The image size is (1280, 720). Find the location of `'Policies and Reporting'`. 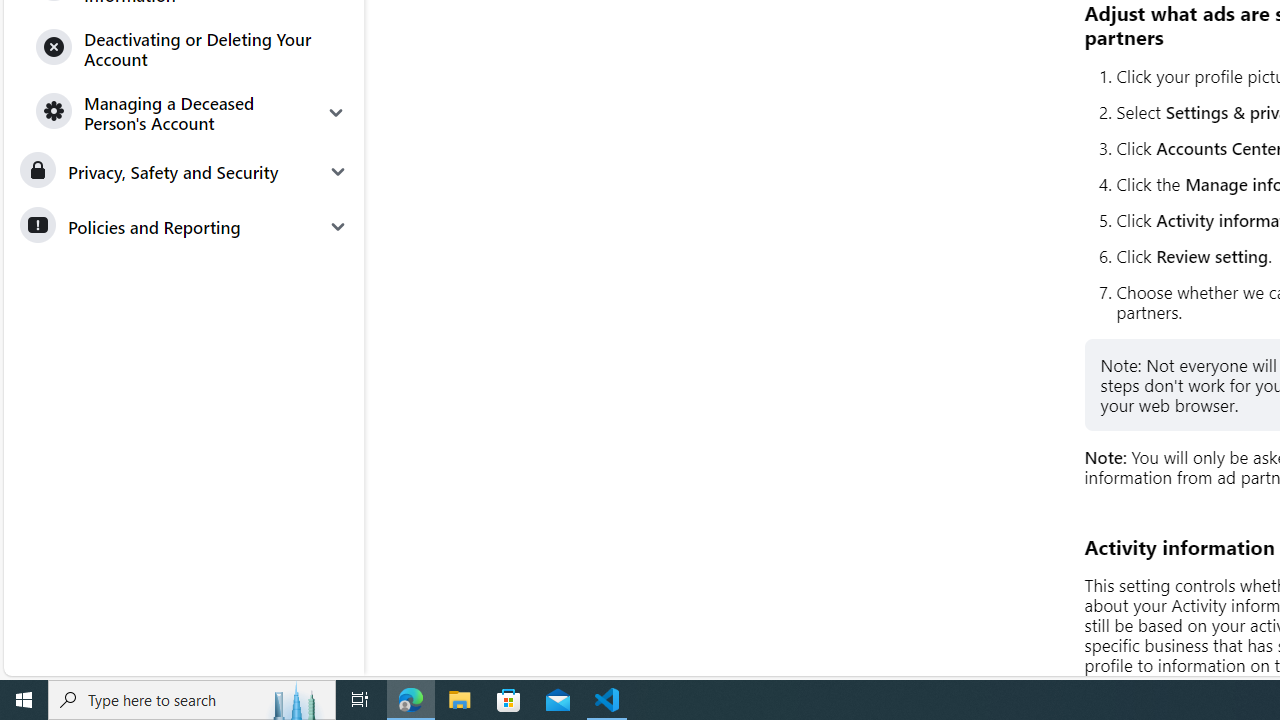

'Policies and Reporting' is located at coordinates (183, 225).